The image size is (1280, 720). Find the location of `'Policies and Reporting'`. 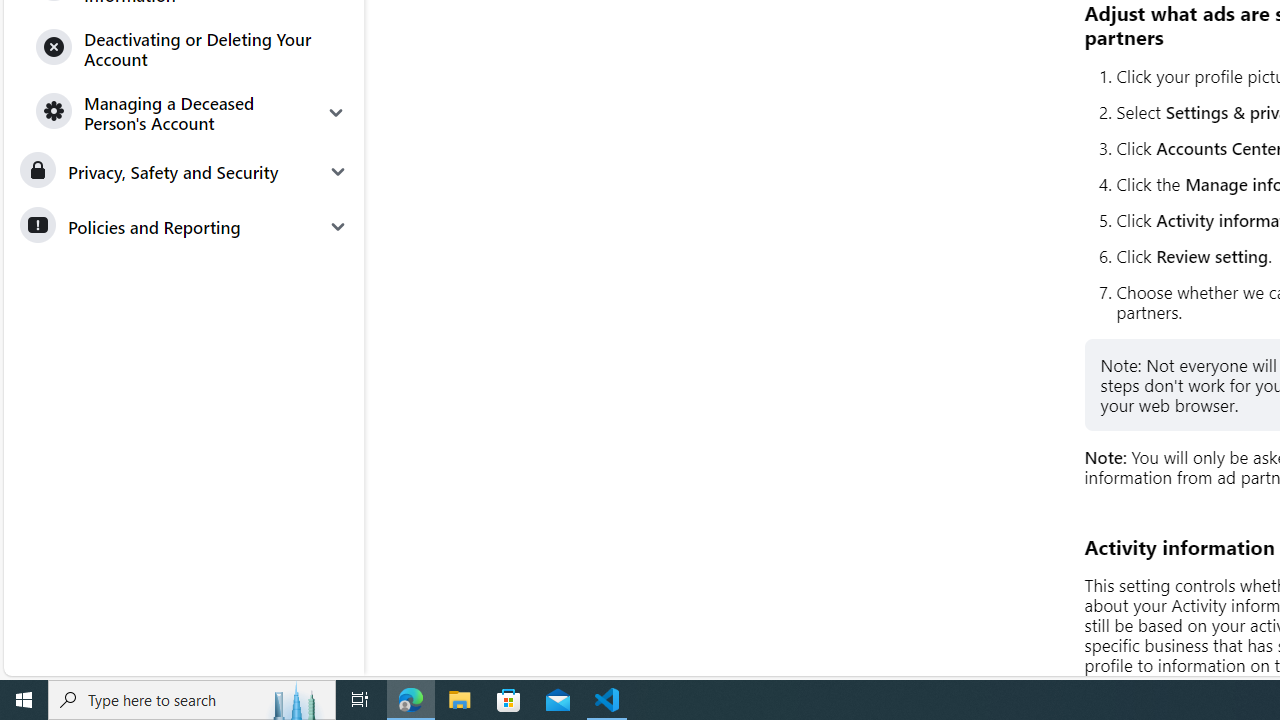

'Policies and Reporting' is located at coordinates (183, 225).